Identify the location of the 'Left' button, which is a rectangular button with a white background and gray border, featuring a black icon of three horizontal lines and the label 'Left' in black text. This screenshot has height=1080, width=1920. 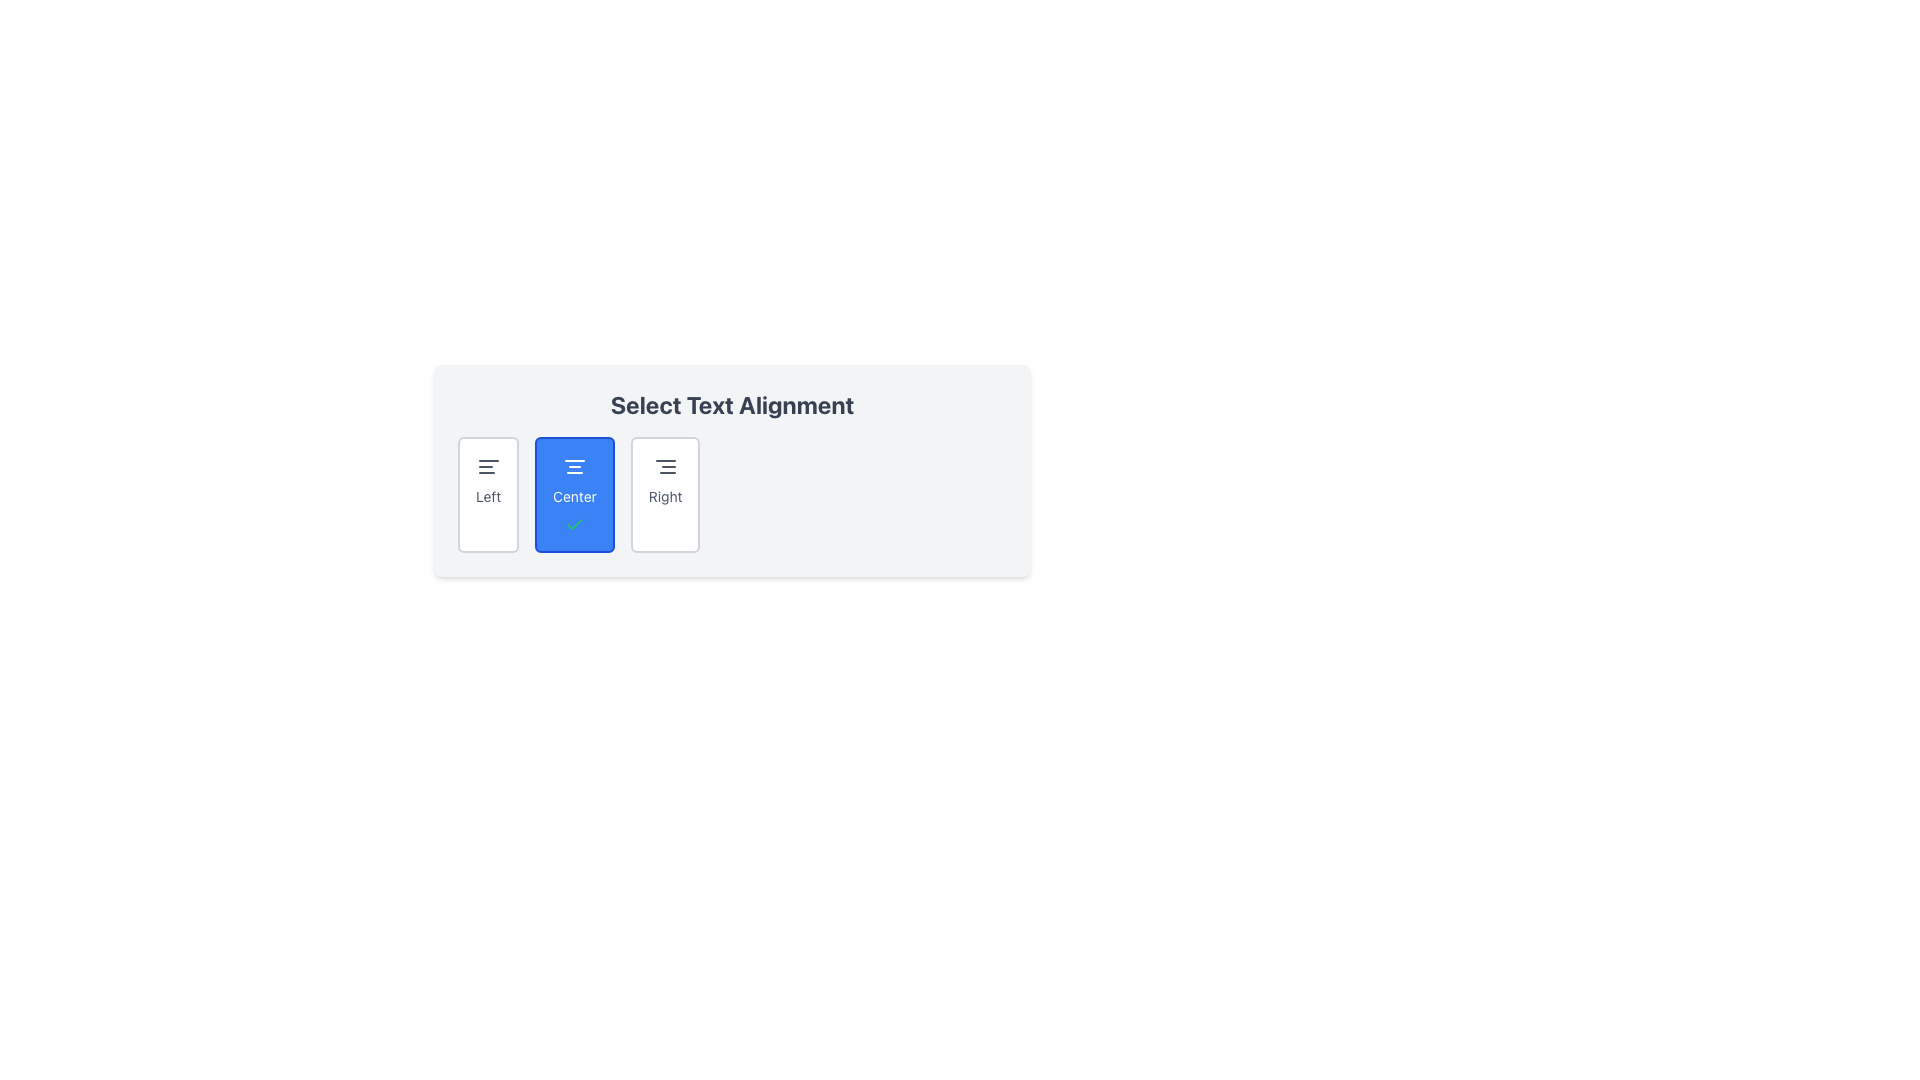
(488, 494).